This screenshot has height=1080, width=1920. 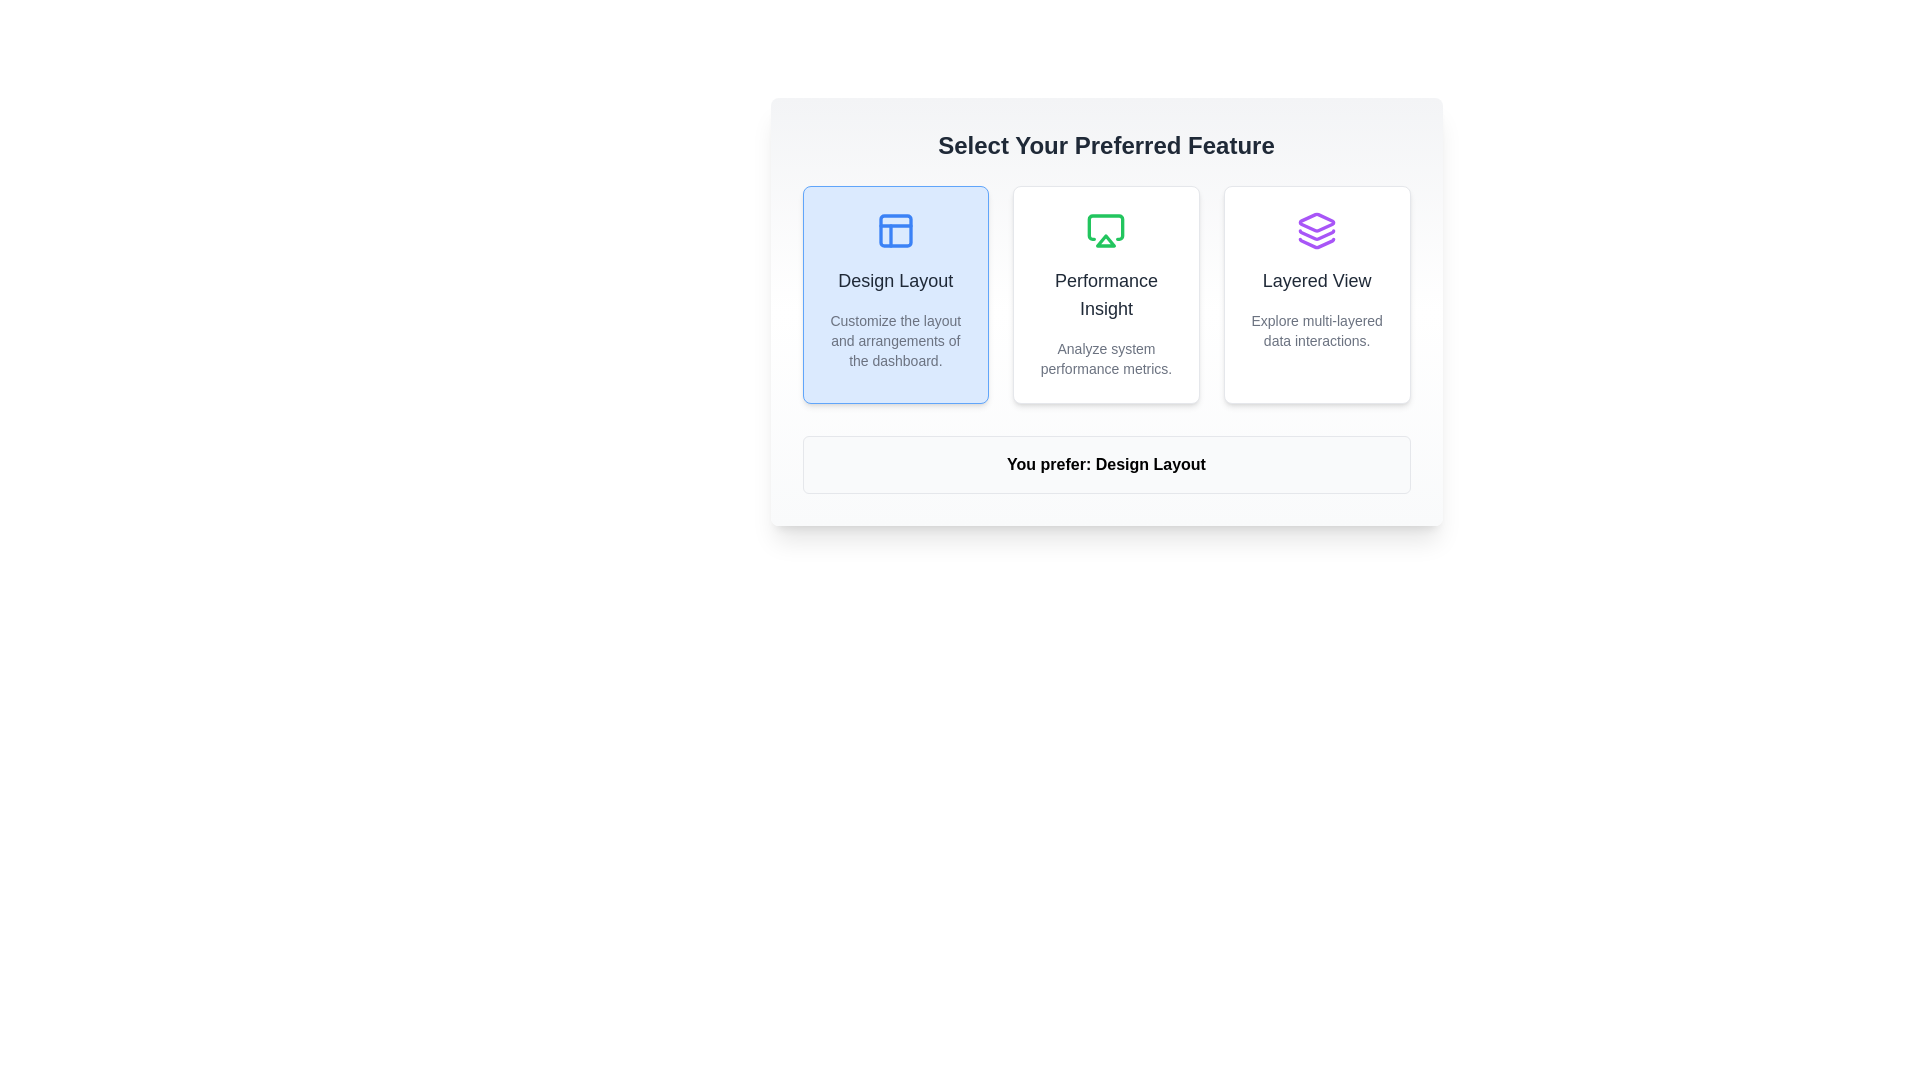 What do you see at coordinates (1105, 464) in the screenshot?
I see `the dynamic Text Label that displays the user's current feature option, located at the center of the interface below the three selectable option cards` at bounding box center [1105, 464].